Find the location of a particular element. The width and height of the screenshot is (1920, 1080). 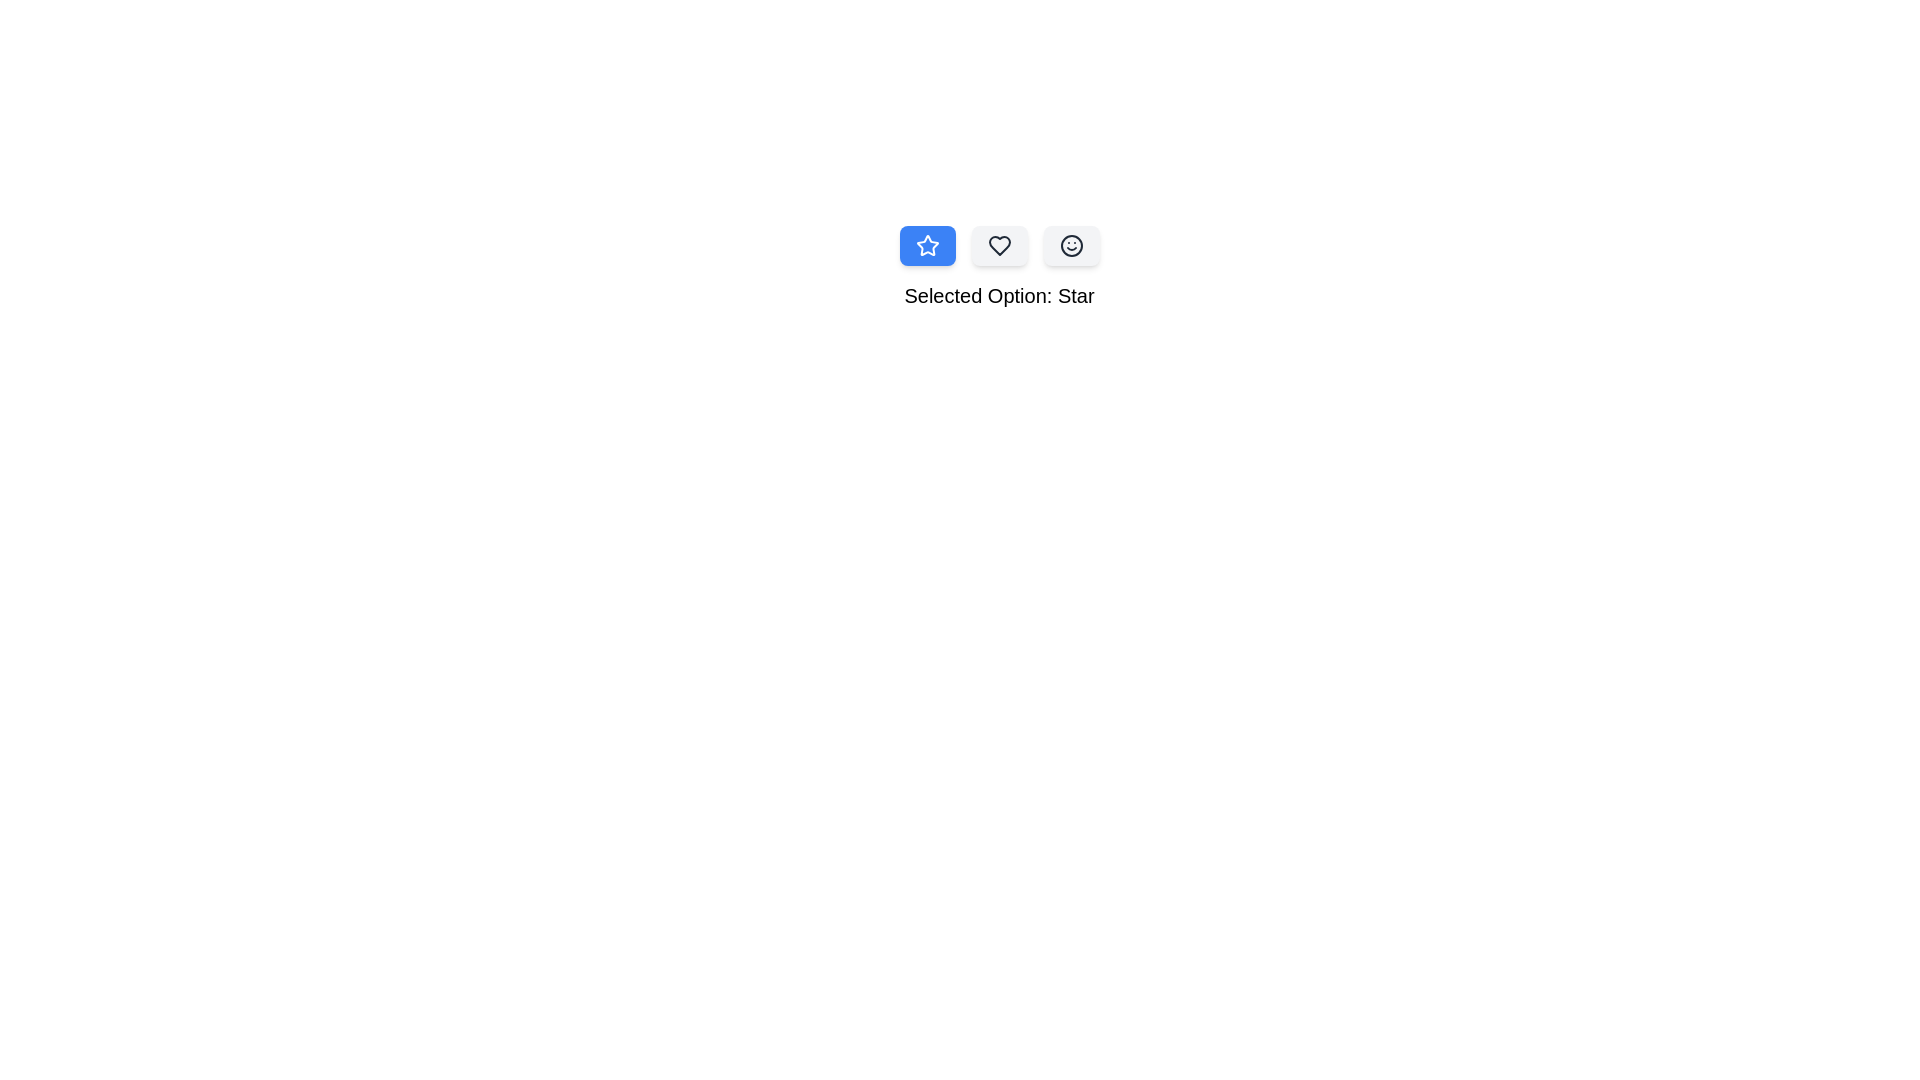

the Star icon option is located at coordinates (926, 245).